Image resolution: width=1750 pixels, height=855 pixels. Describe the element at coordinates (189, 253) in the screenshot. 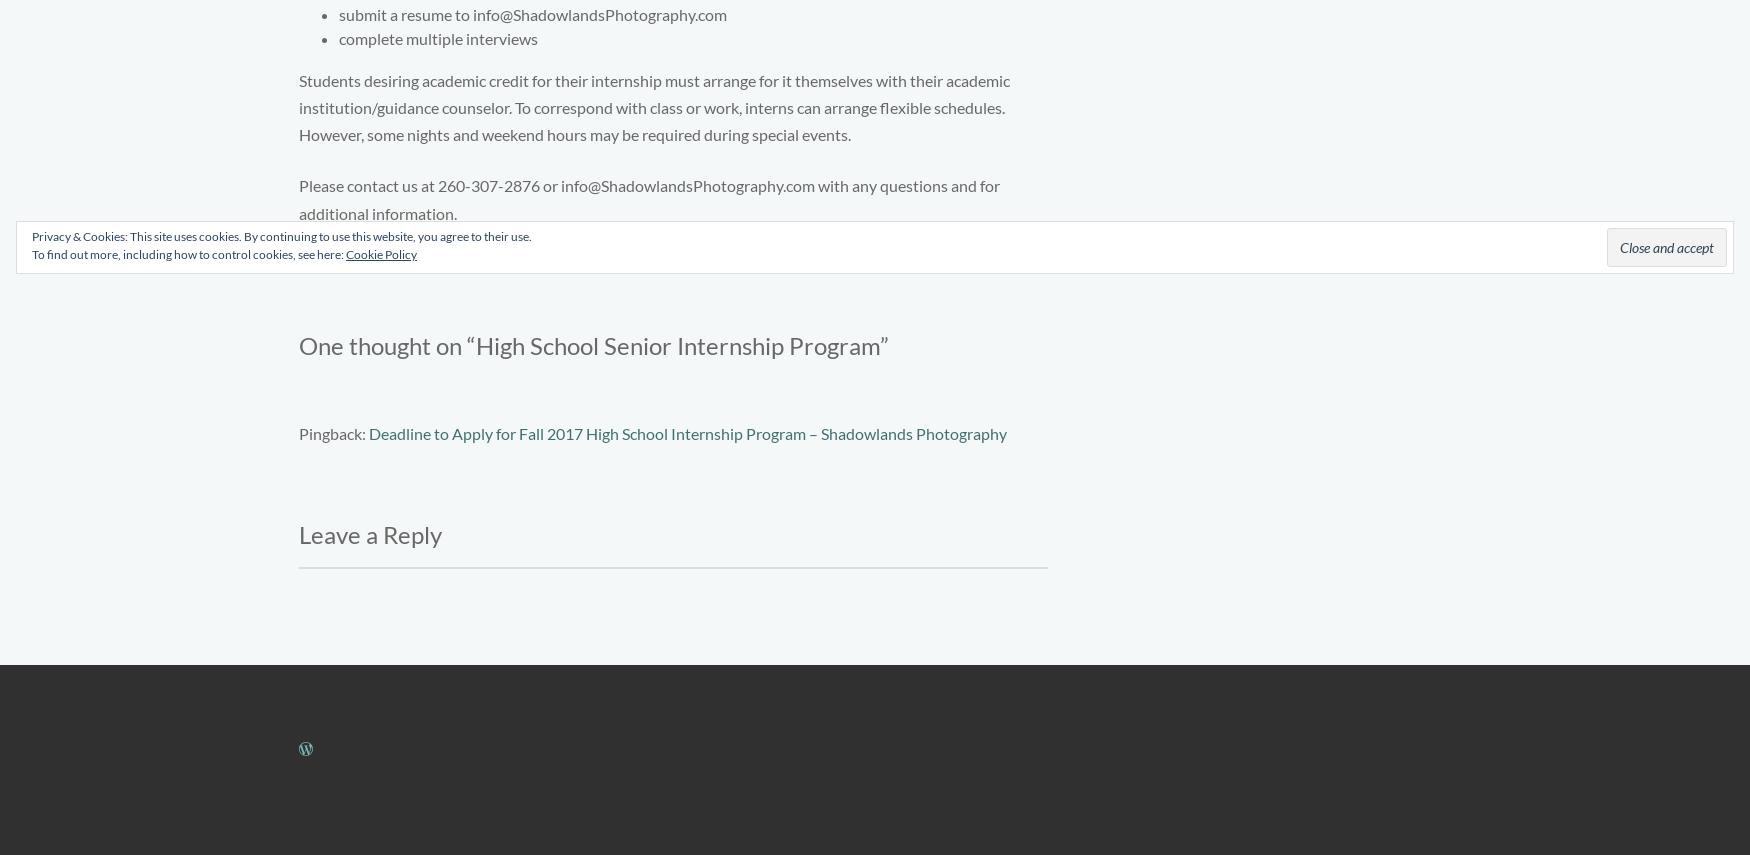

I see `'To find out more, including how to control cookies, see here:'` at that location.